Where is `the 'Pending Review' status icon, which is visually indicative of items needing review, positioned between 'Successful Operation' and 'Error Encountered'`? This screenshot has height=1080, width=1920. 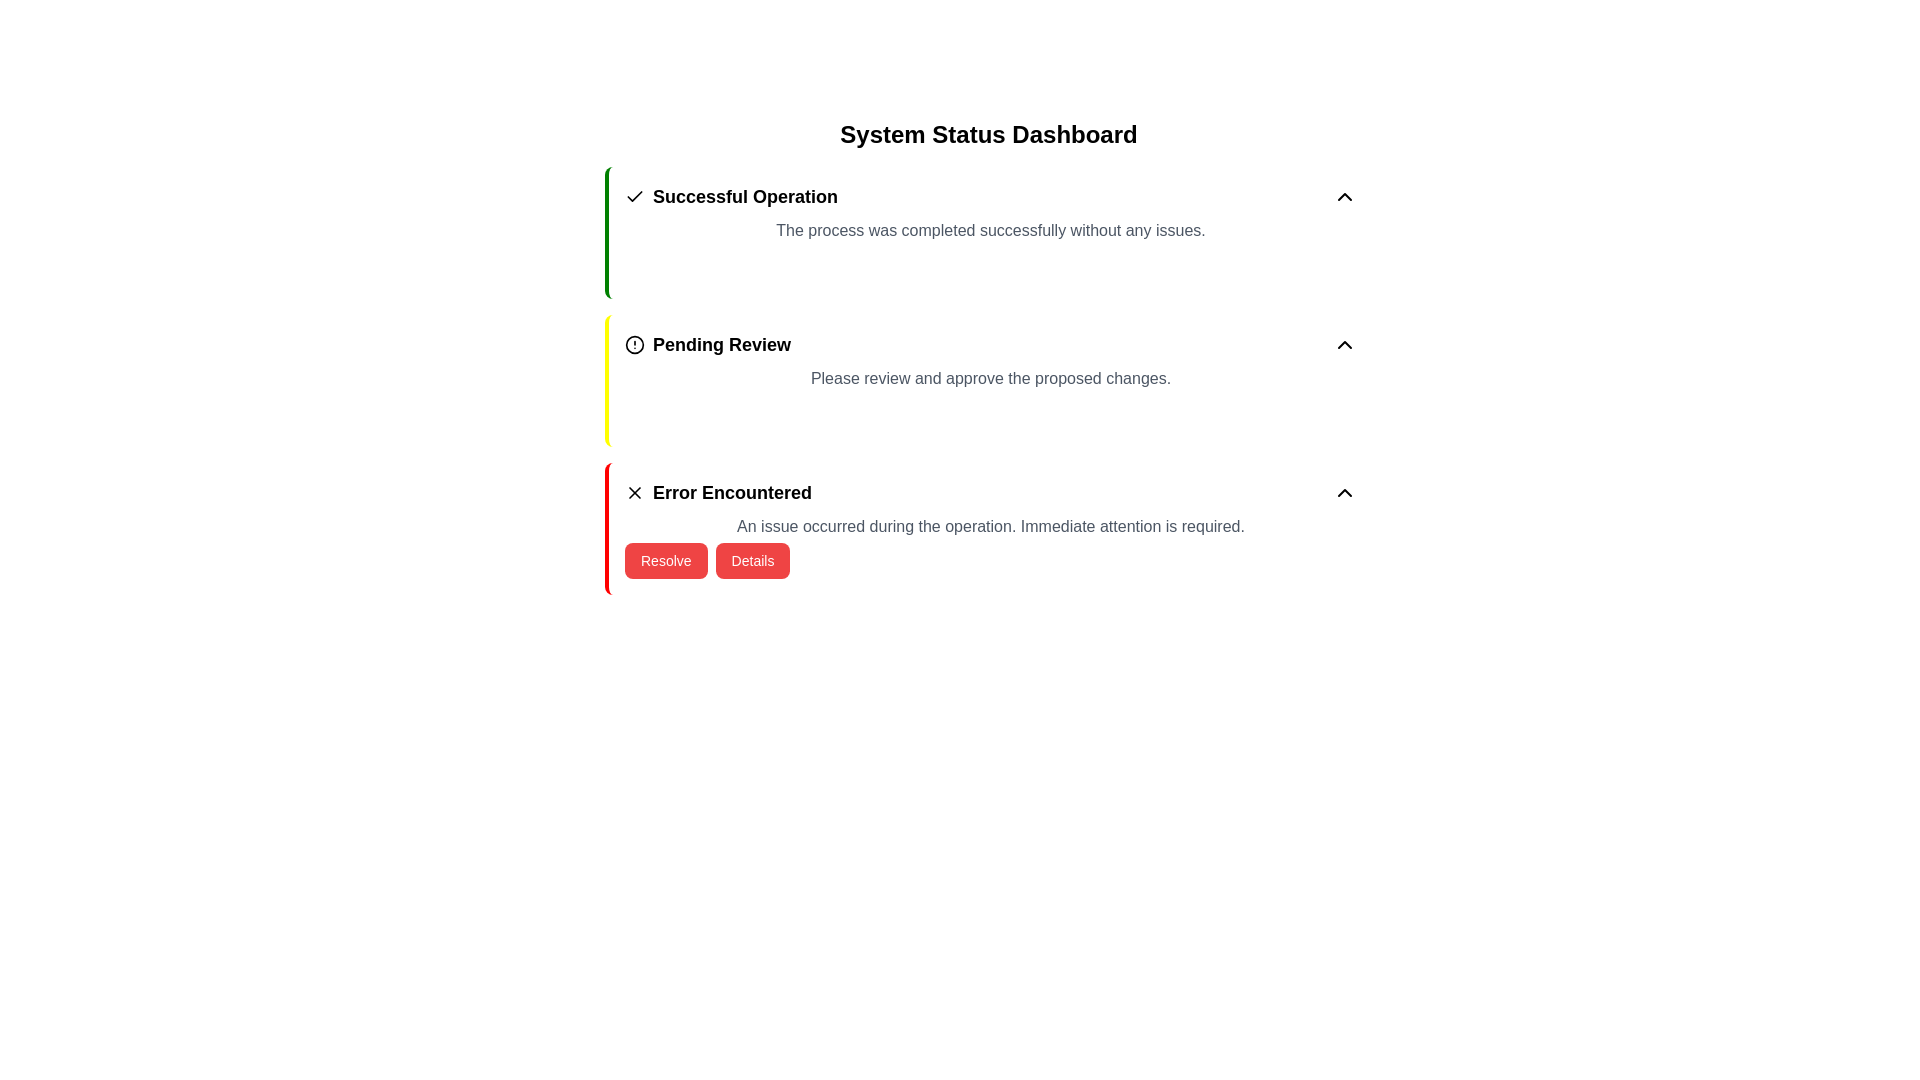 the 'Pending Review' status icon, which is visually indicative of items needing review, positioned between 'Successful Operation' and 'Error Encountered' is located at coordinates (633, 343).